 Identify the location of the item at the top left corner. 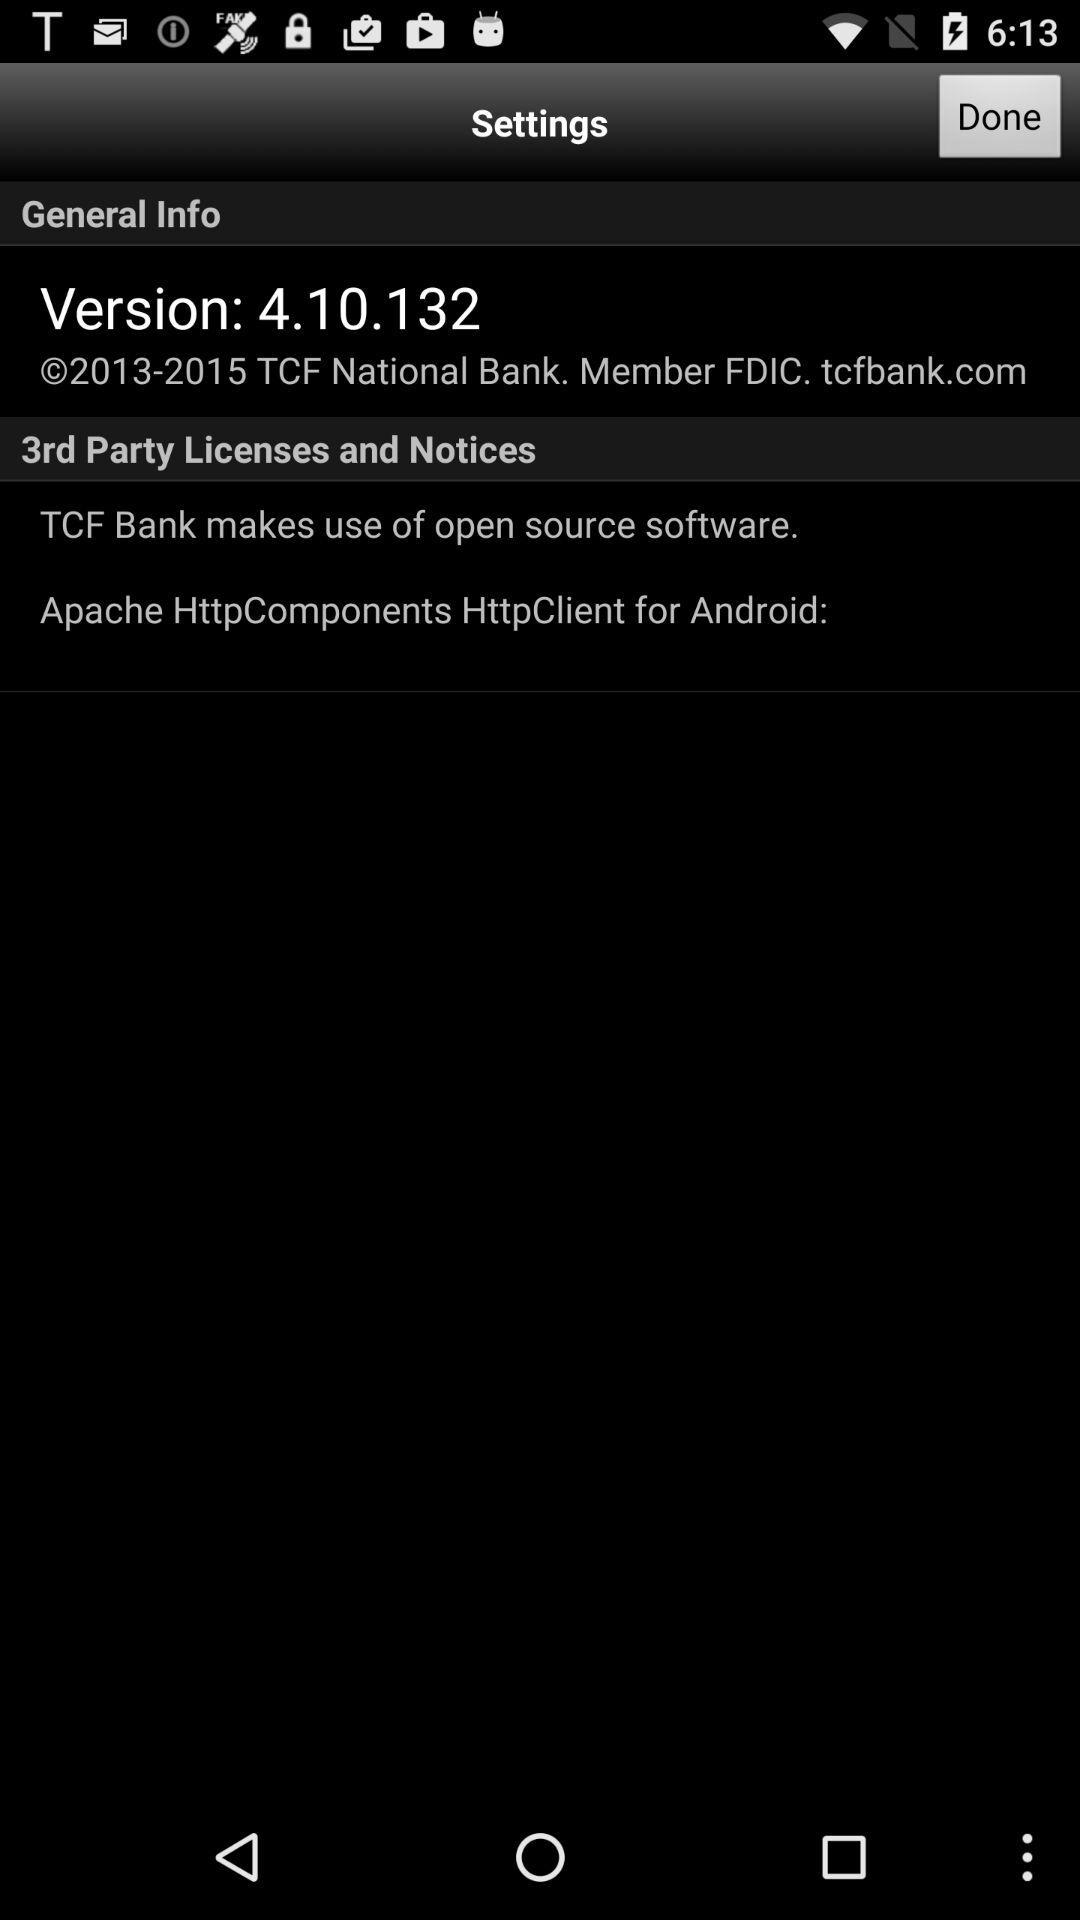
(259, 305).